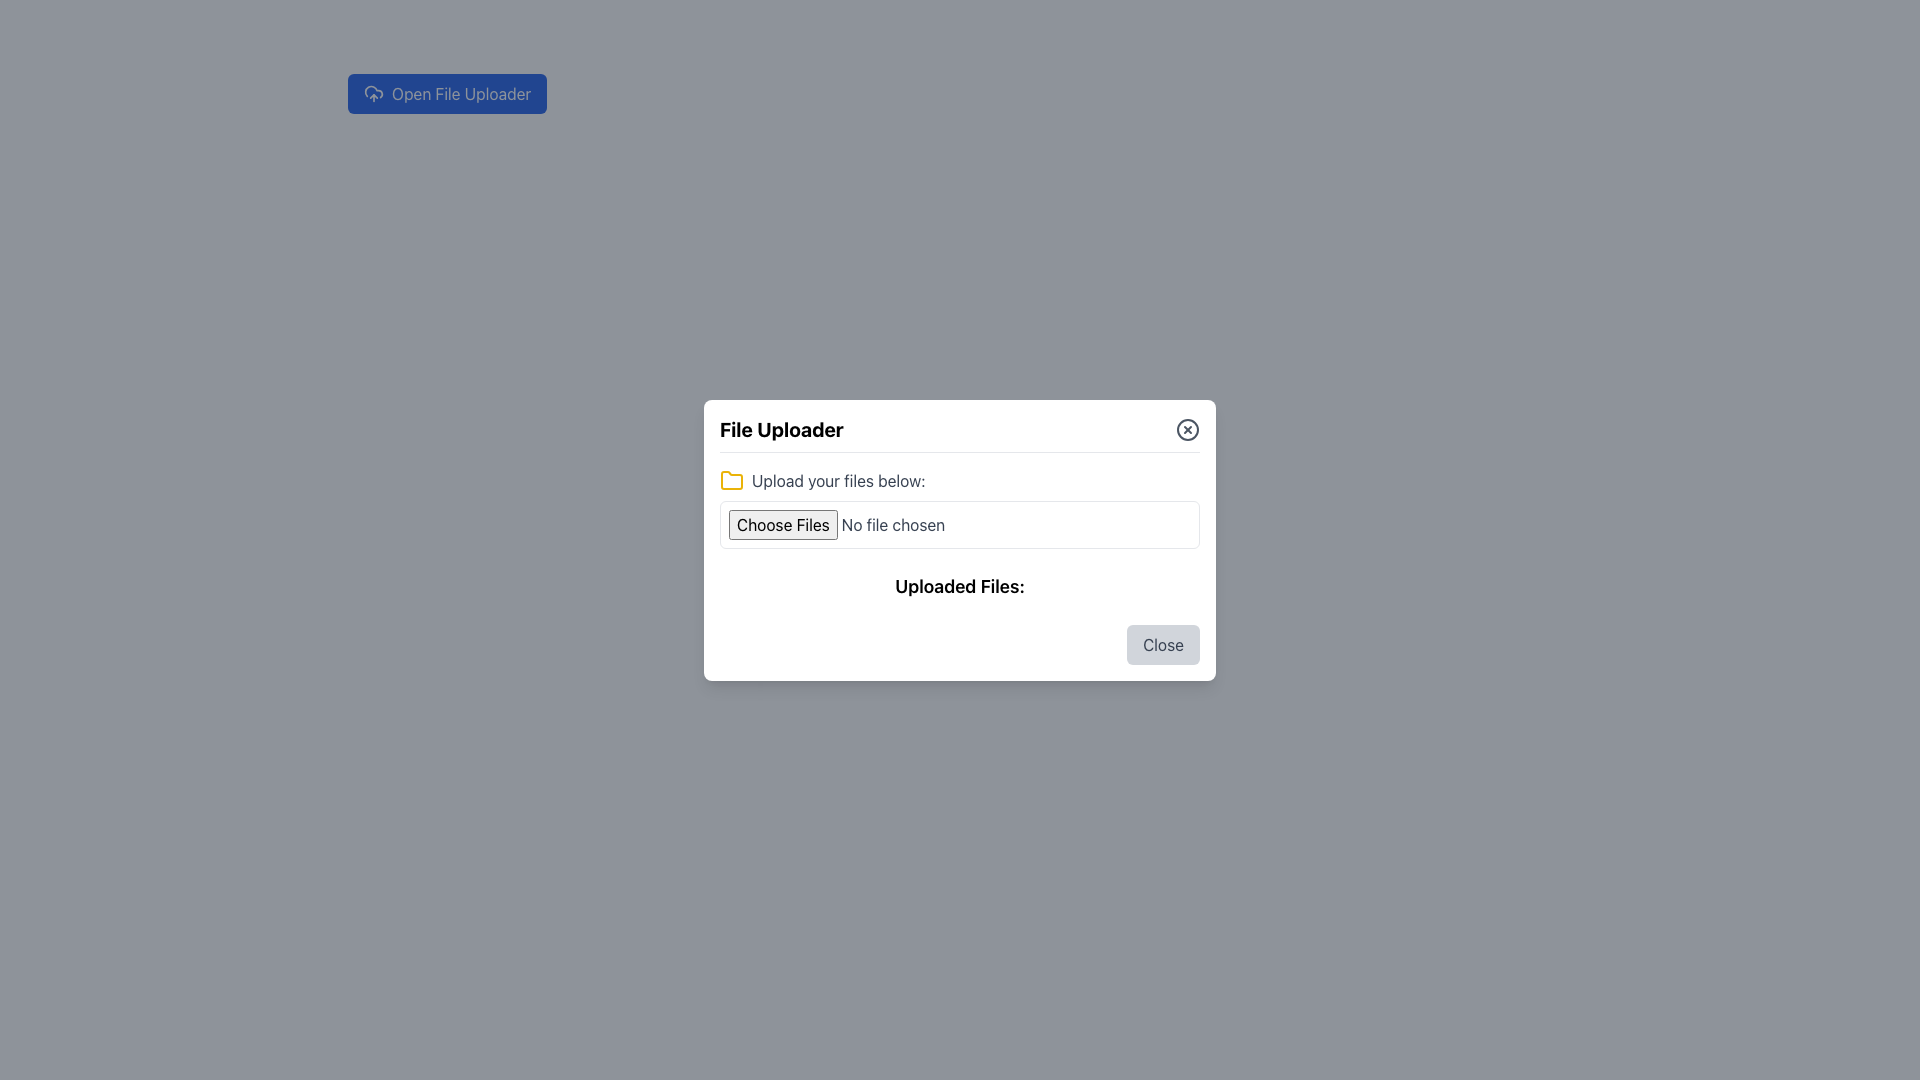 This screenshot has height=1080, width=1920. Describe the element at coordinates (1163, 644) in the screenshot. I see `the 'Close' button with a light gray background and rounded corners, positioned at the bottom-right corner of the modal dialog` at that location.